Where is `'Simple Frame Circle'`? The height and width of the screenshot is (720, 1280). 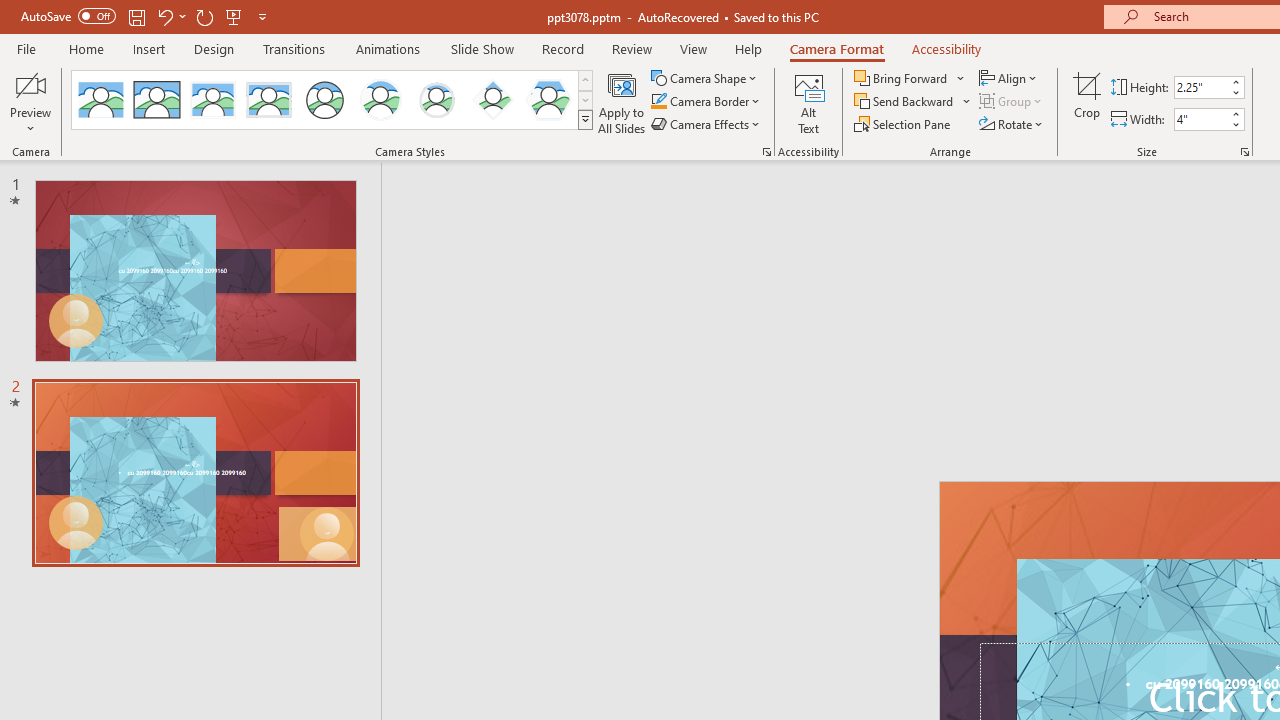 'Simple Frame Circle' is located at coordinates (325, 100).